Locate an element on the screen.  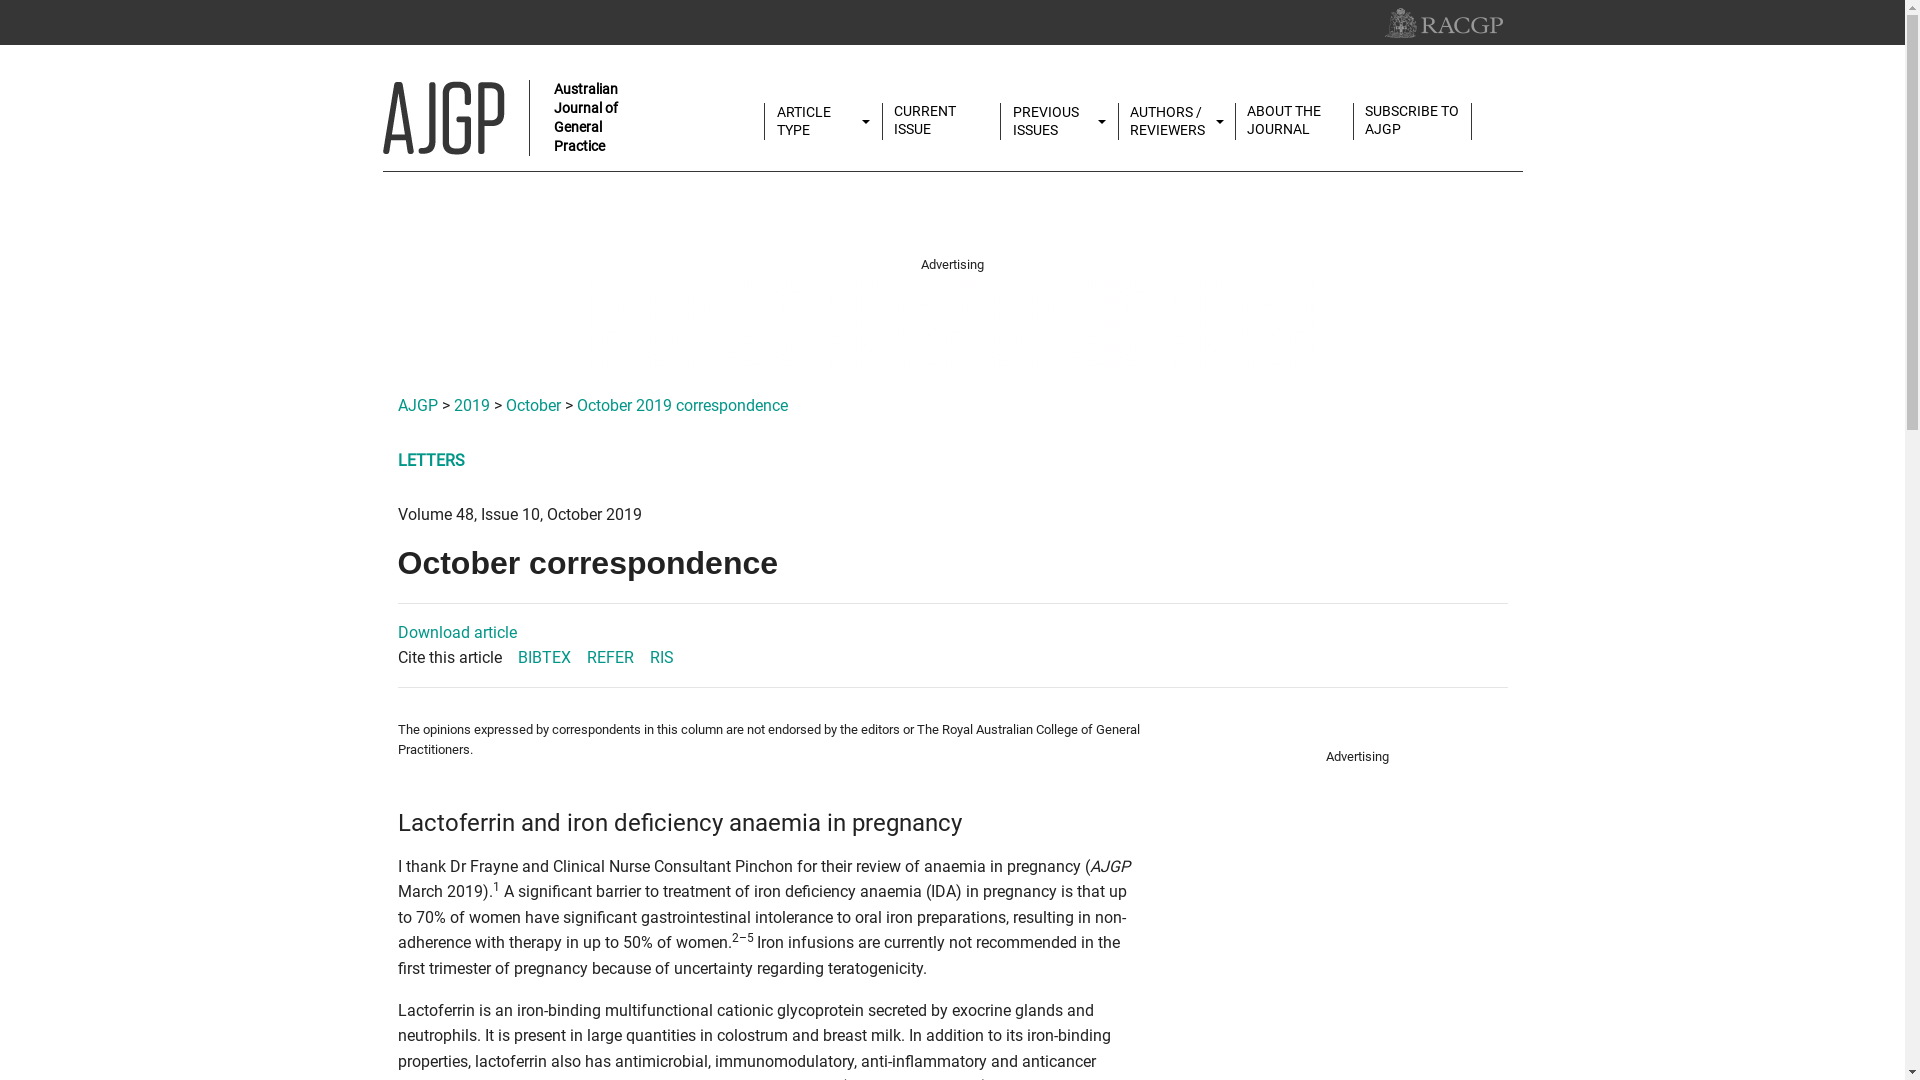
'ARTICLE TYPE' is located at coordinates (823, 121).